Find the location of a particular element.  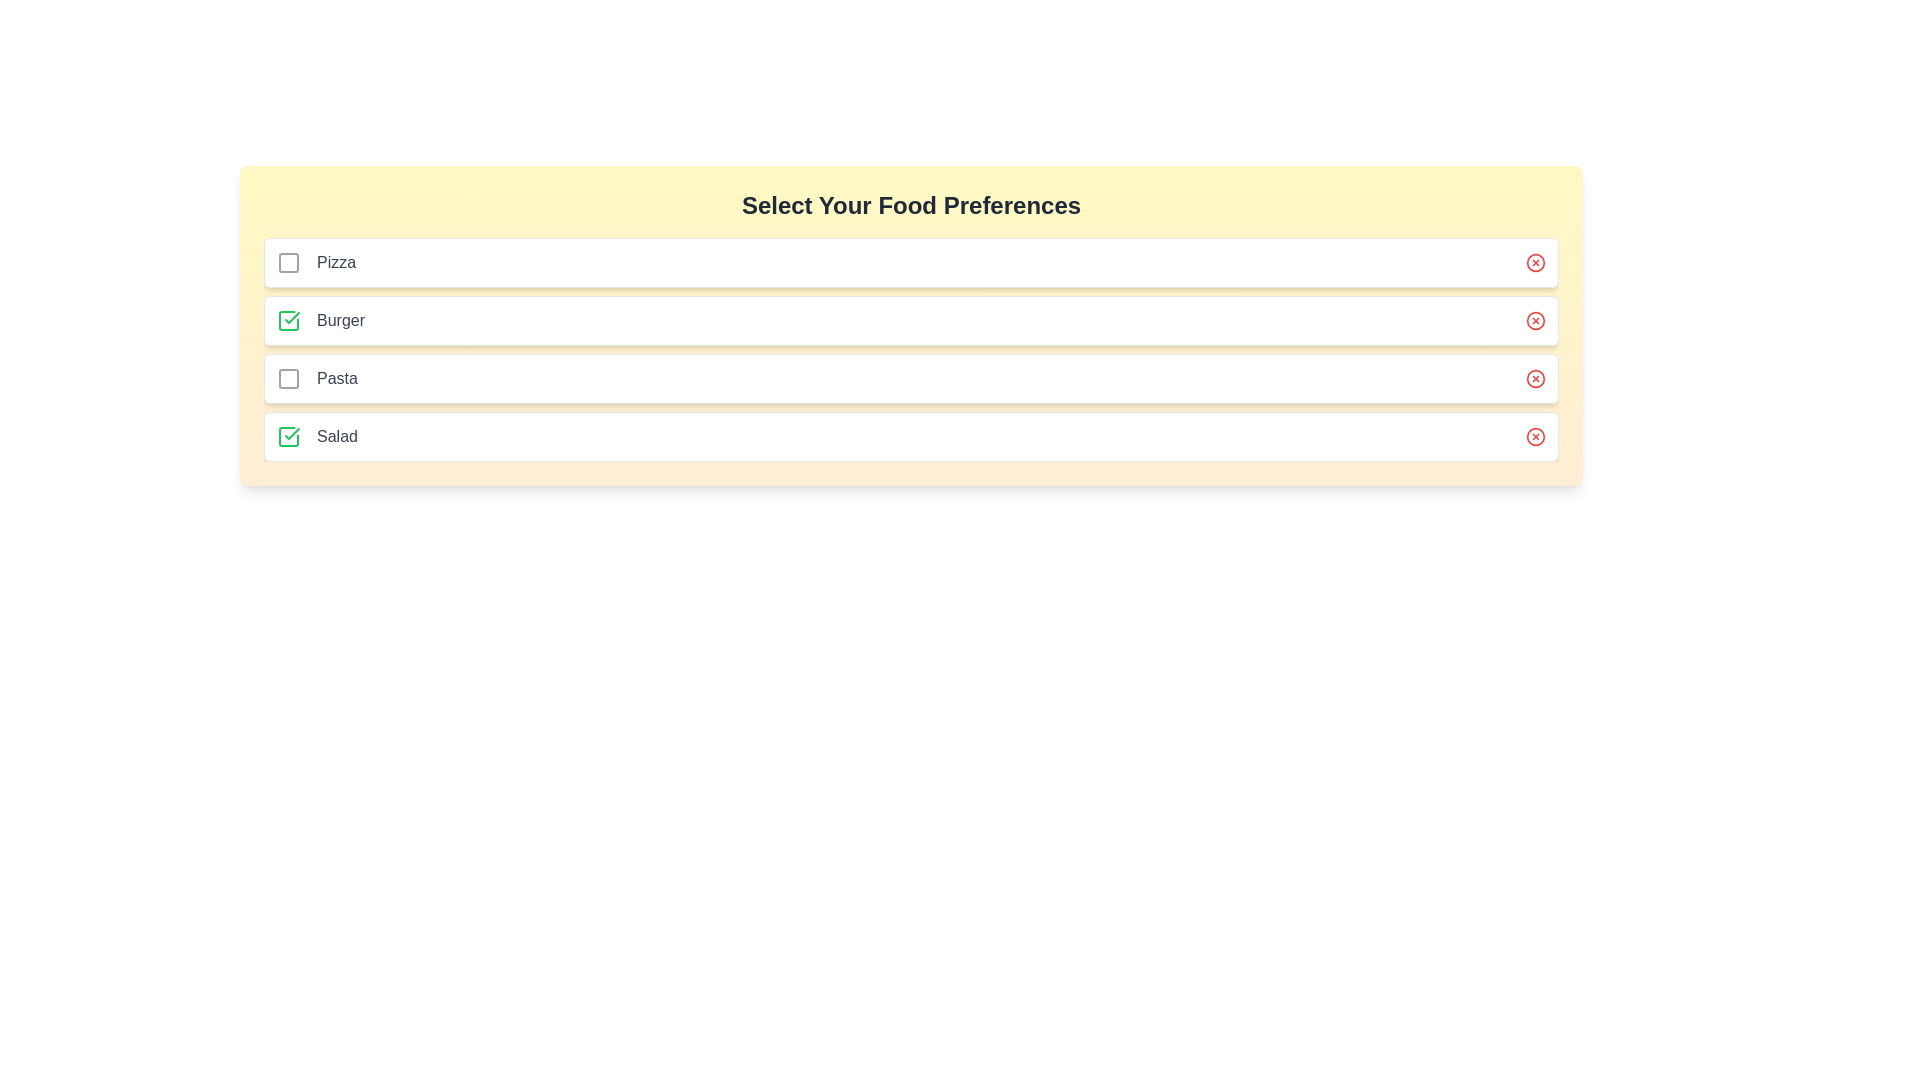

the red close icon located in the third row of the list, aligned at the far right is located at coordinates (1535, 378).